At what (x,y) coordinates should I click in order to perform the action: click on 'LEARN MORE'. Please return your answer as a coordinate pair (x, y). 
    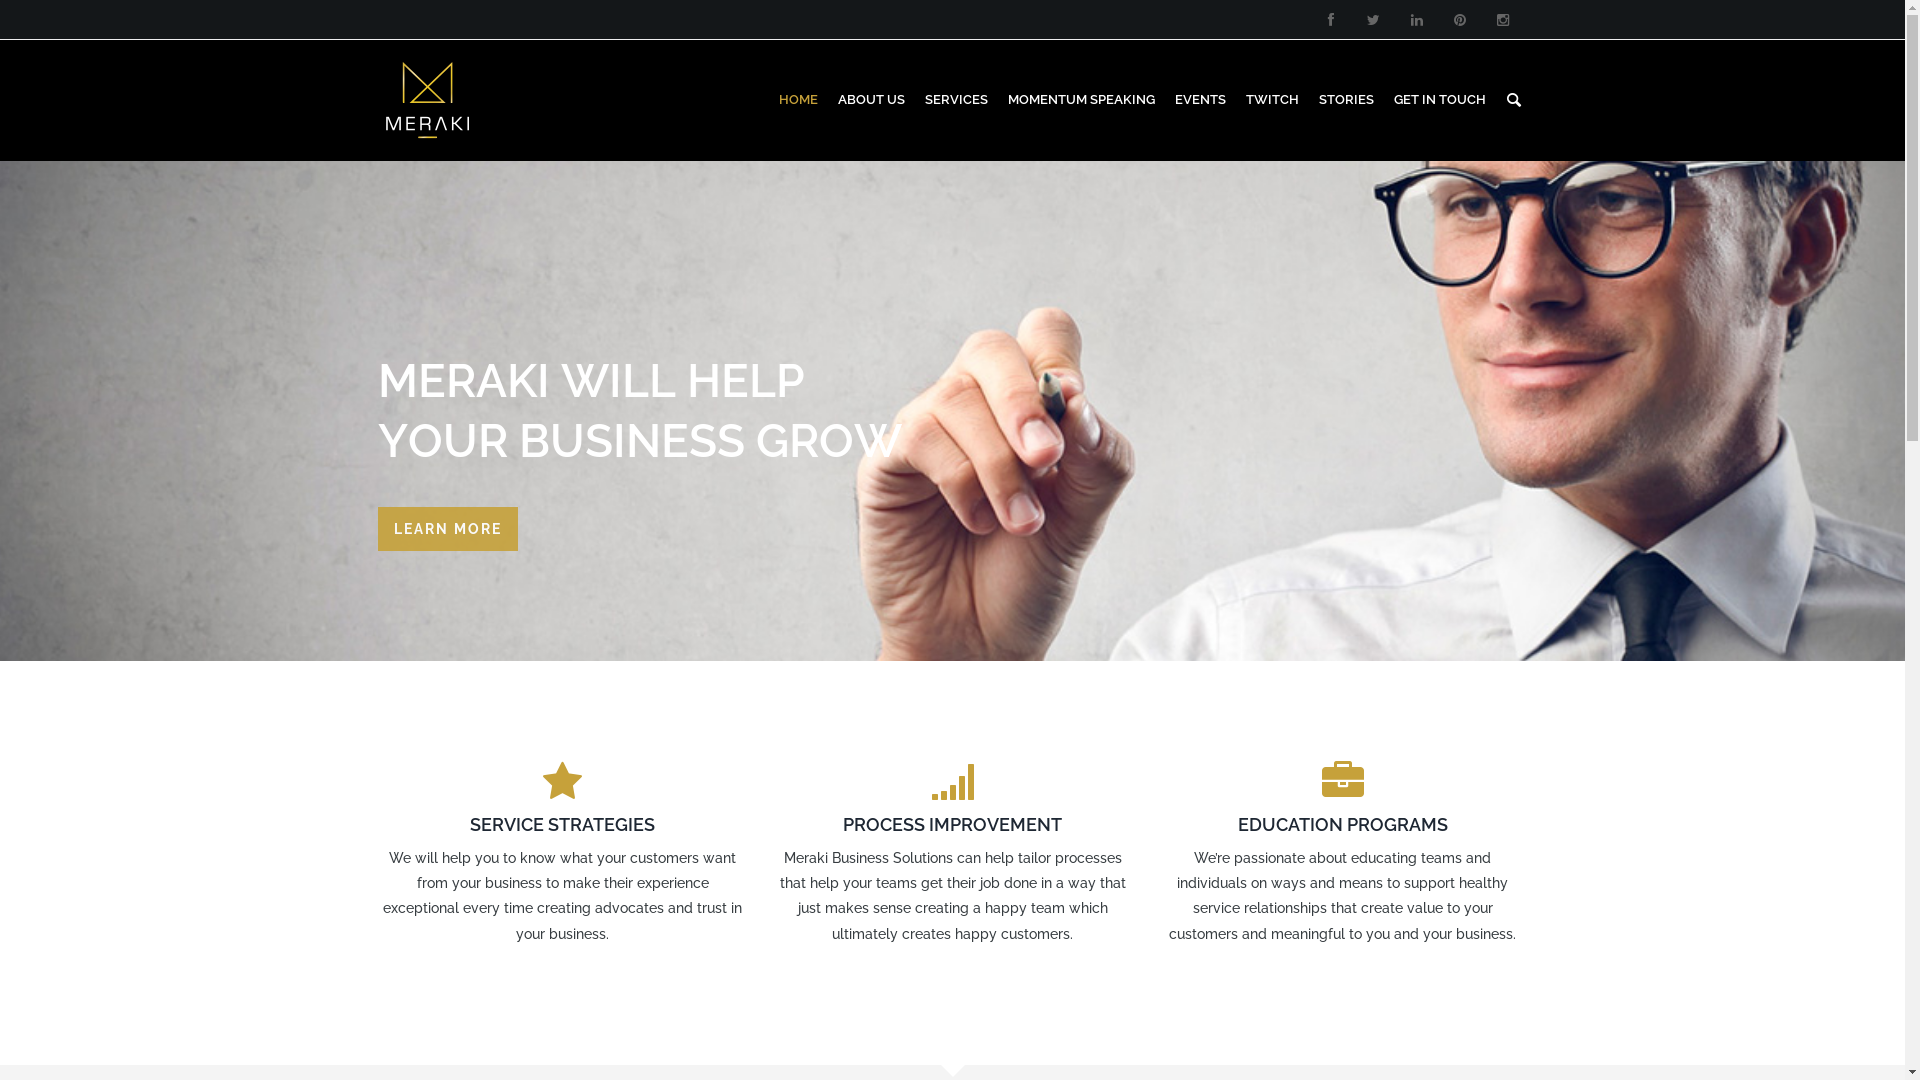
    Looking at the image, I should click on (446, 527).